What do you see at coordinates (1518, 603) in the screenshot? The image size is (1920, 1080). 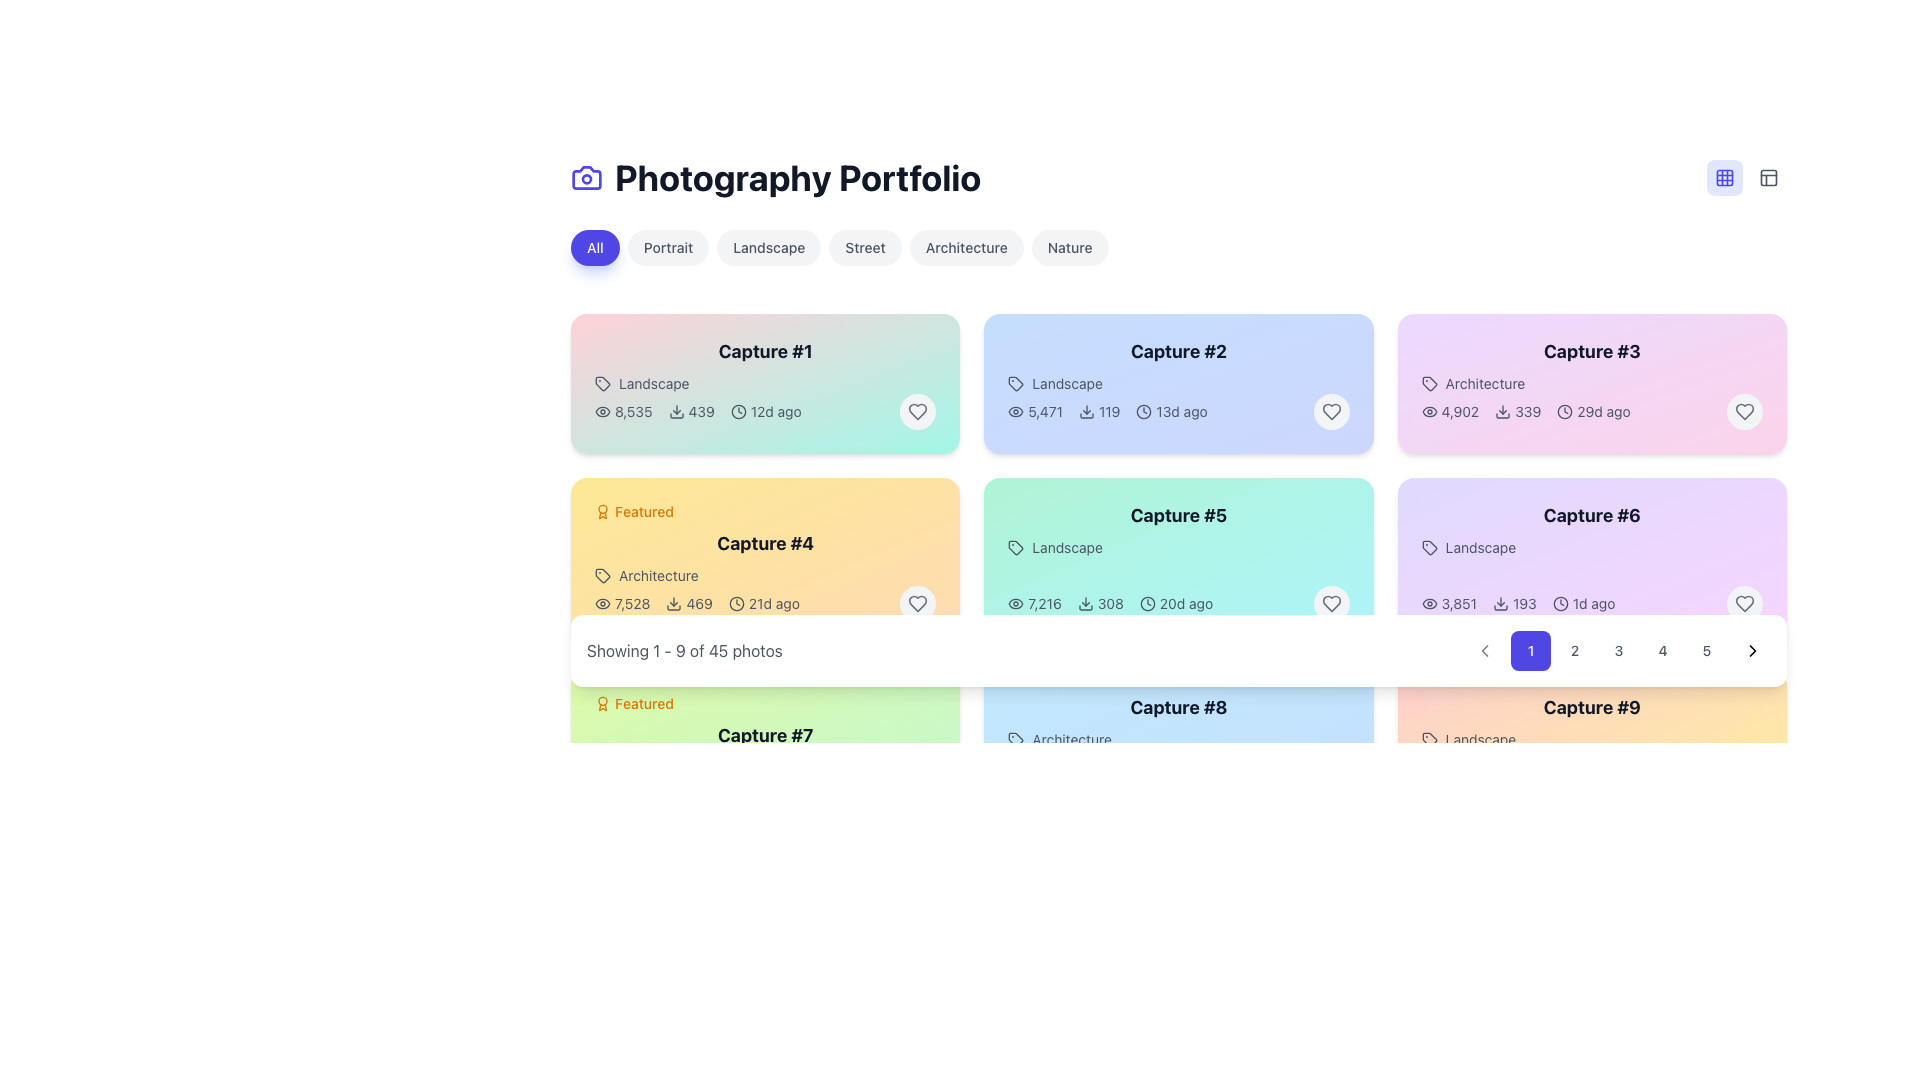 I see `the displayed metrics of the informational text with icons showing '3,851', a download icon, '193', and '1d ago' located under 'Landscape' in the details section of 'Capture #6'` at bounding box center [1518, 603].